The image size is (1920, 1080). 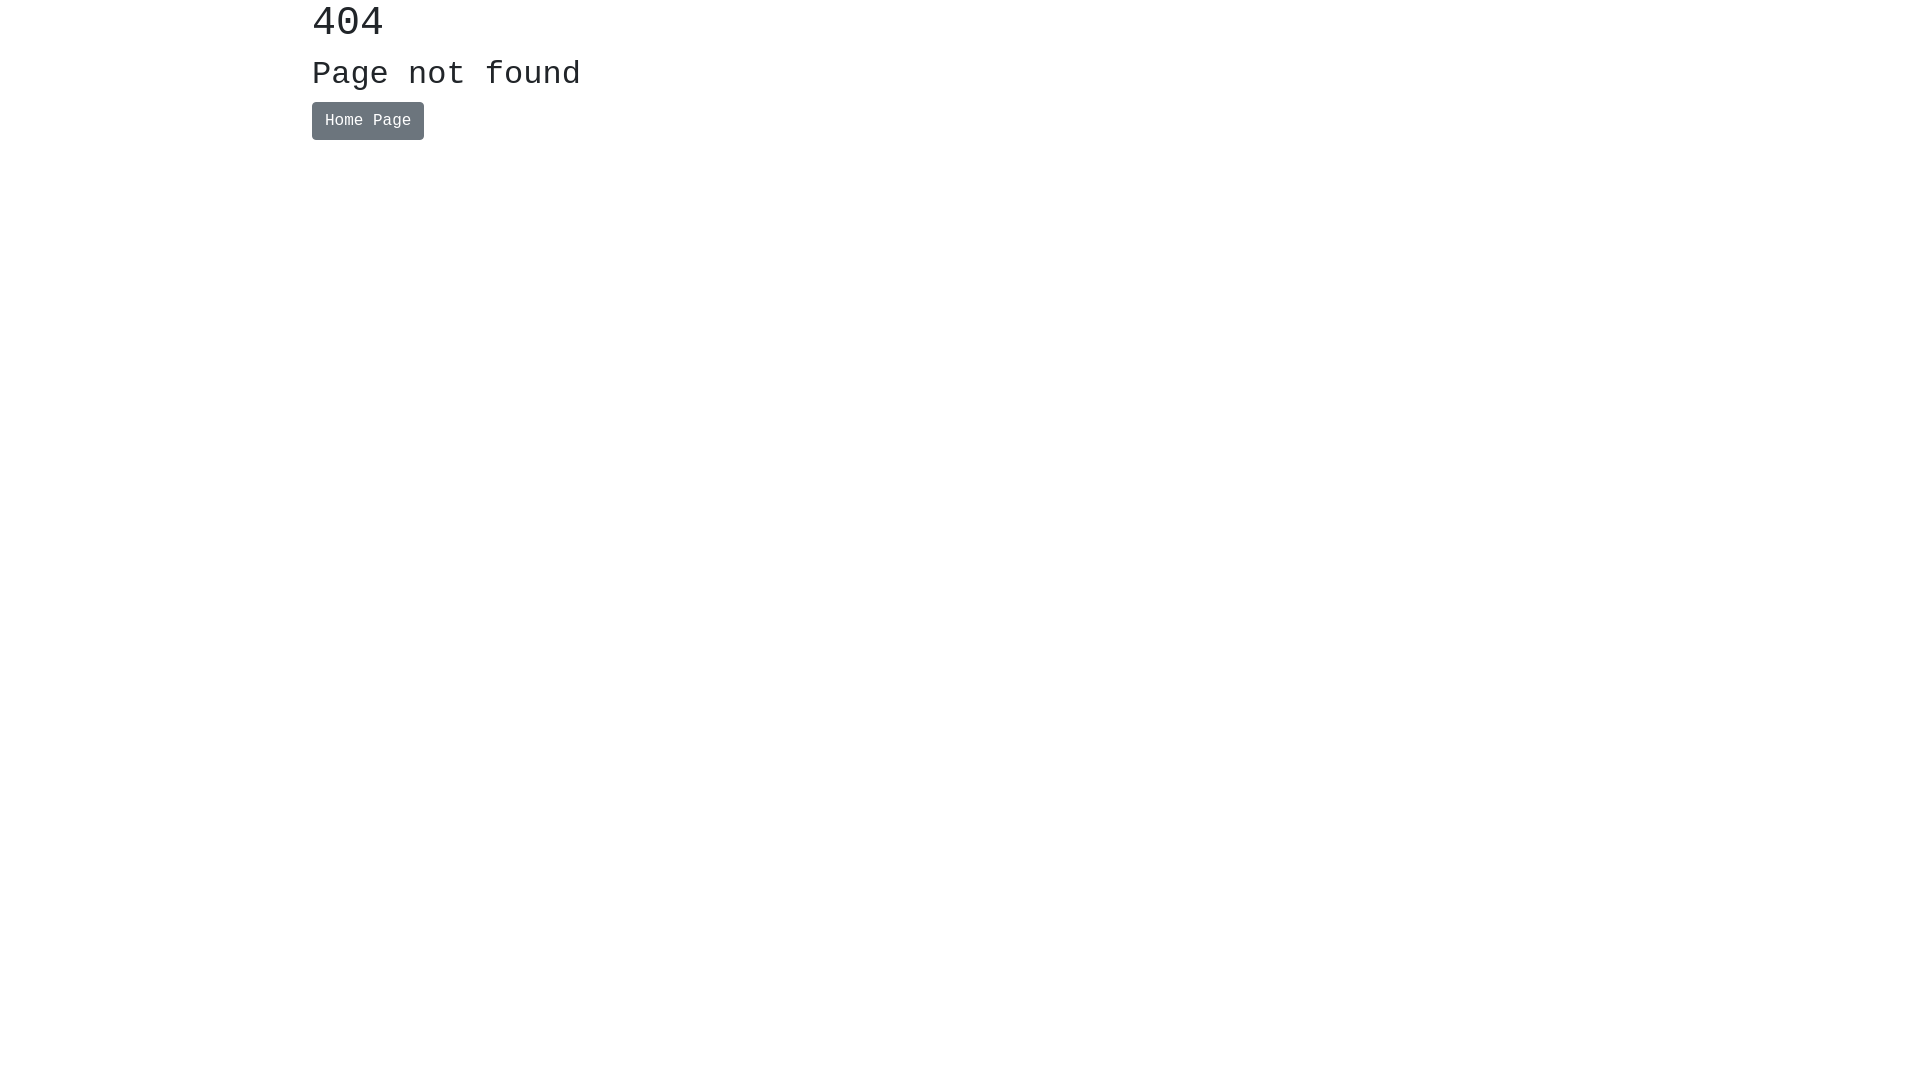 I want to click on 'Home Page', so click(x=311, y=120).